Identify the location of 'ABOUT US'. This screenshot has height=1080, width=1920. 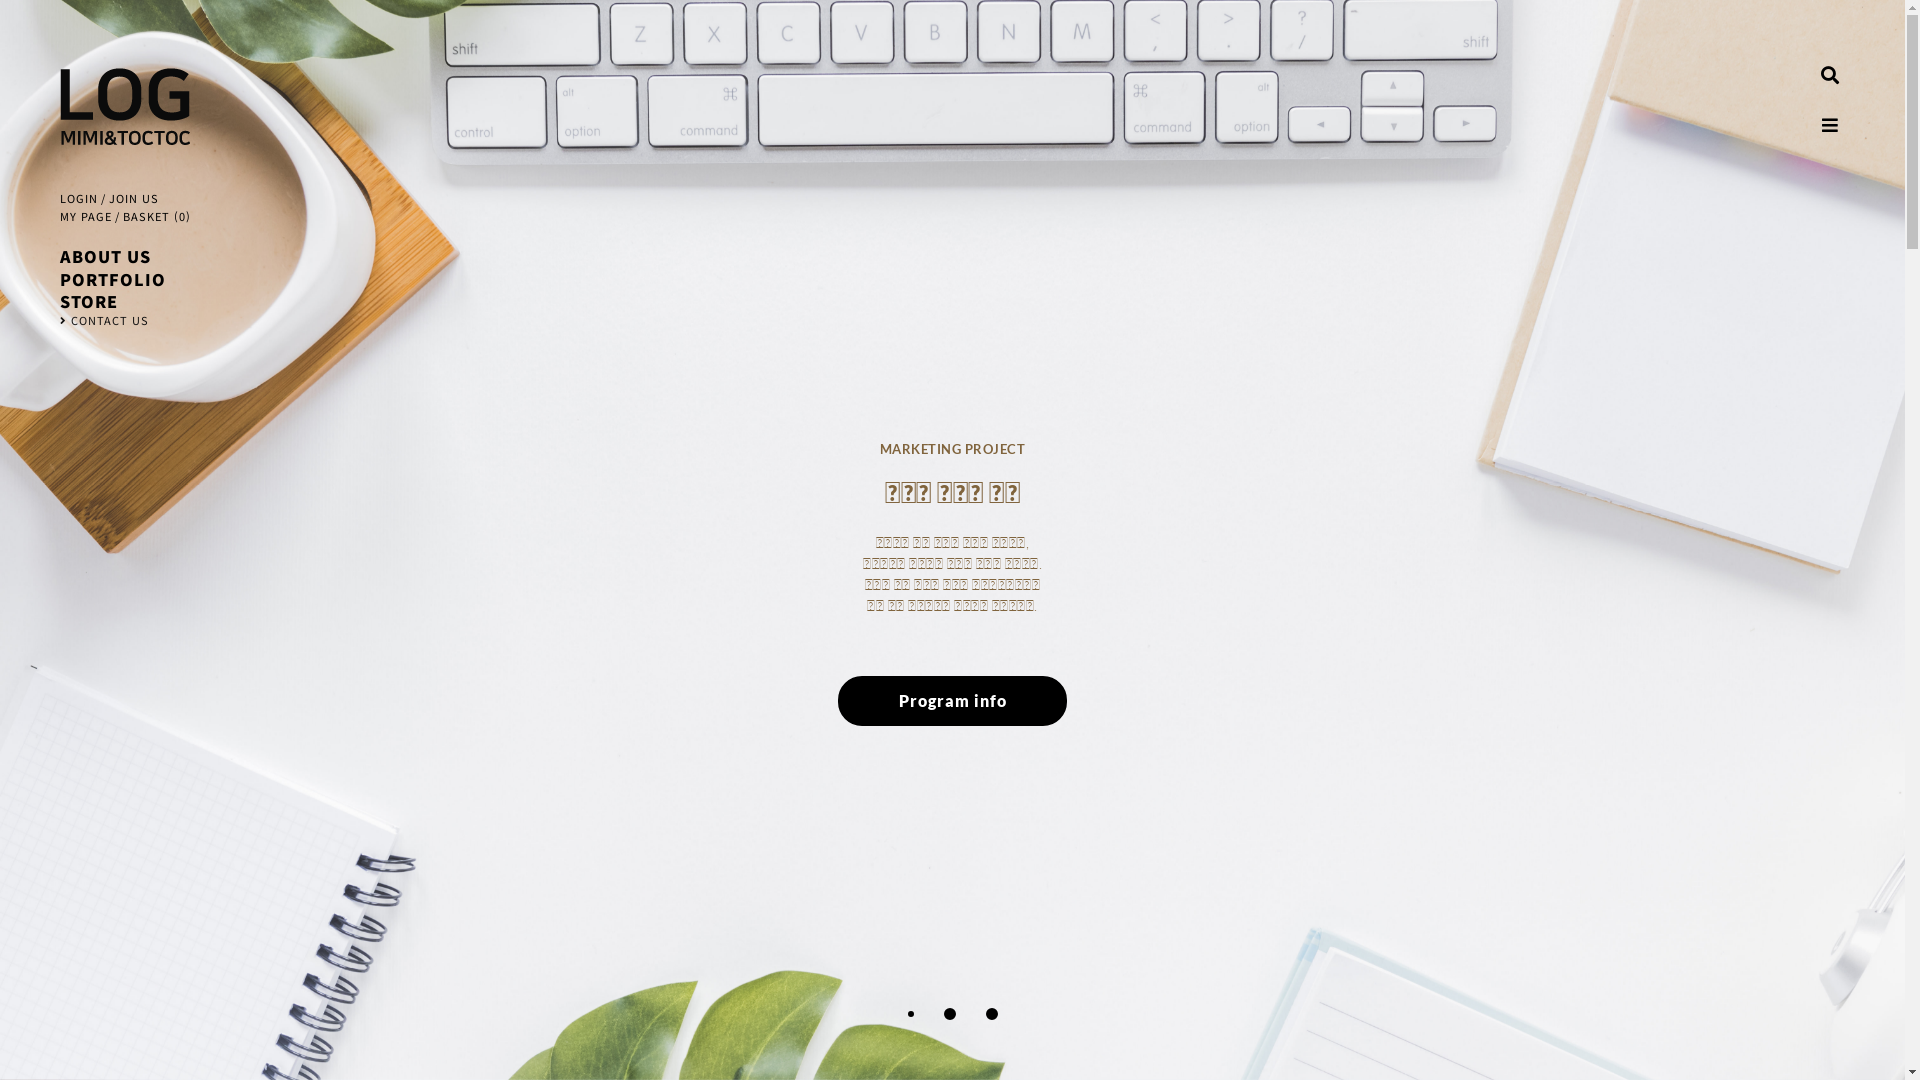
(123, 254).